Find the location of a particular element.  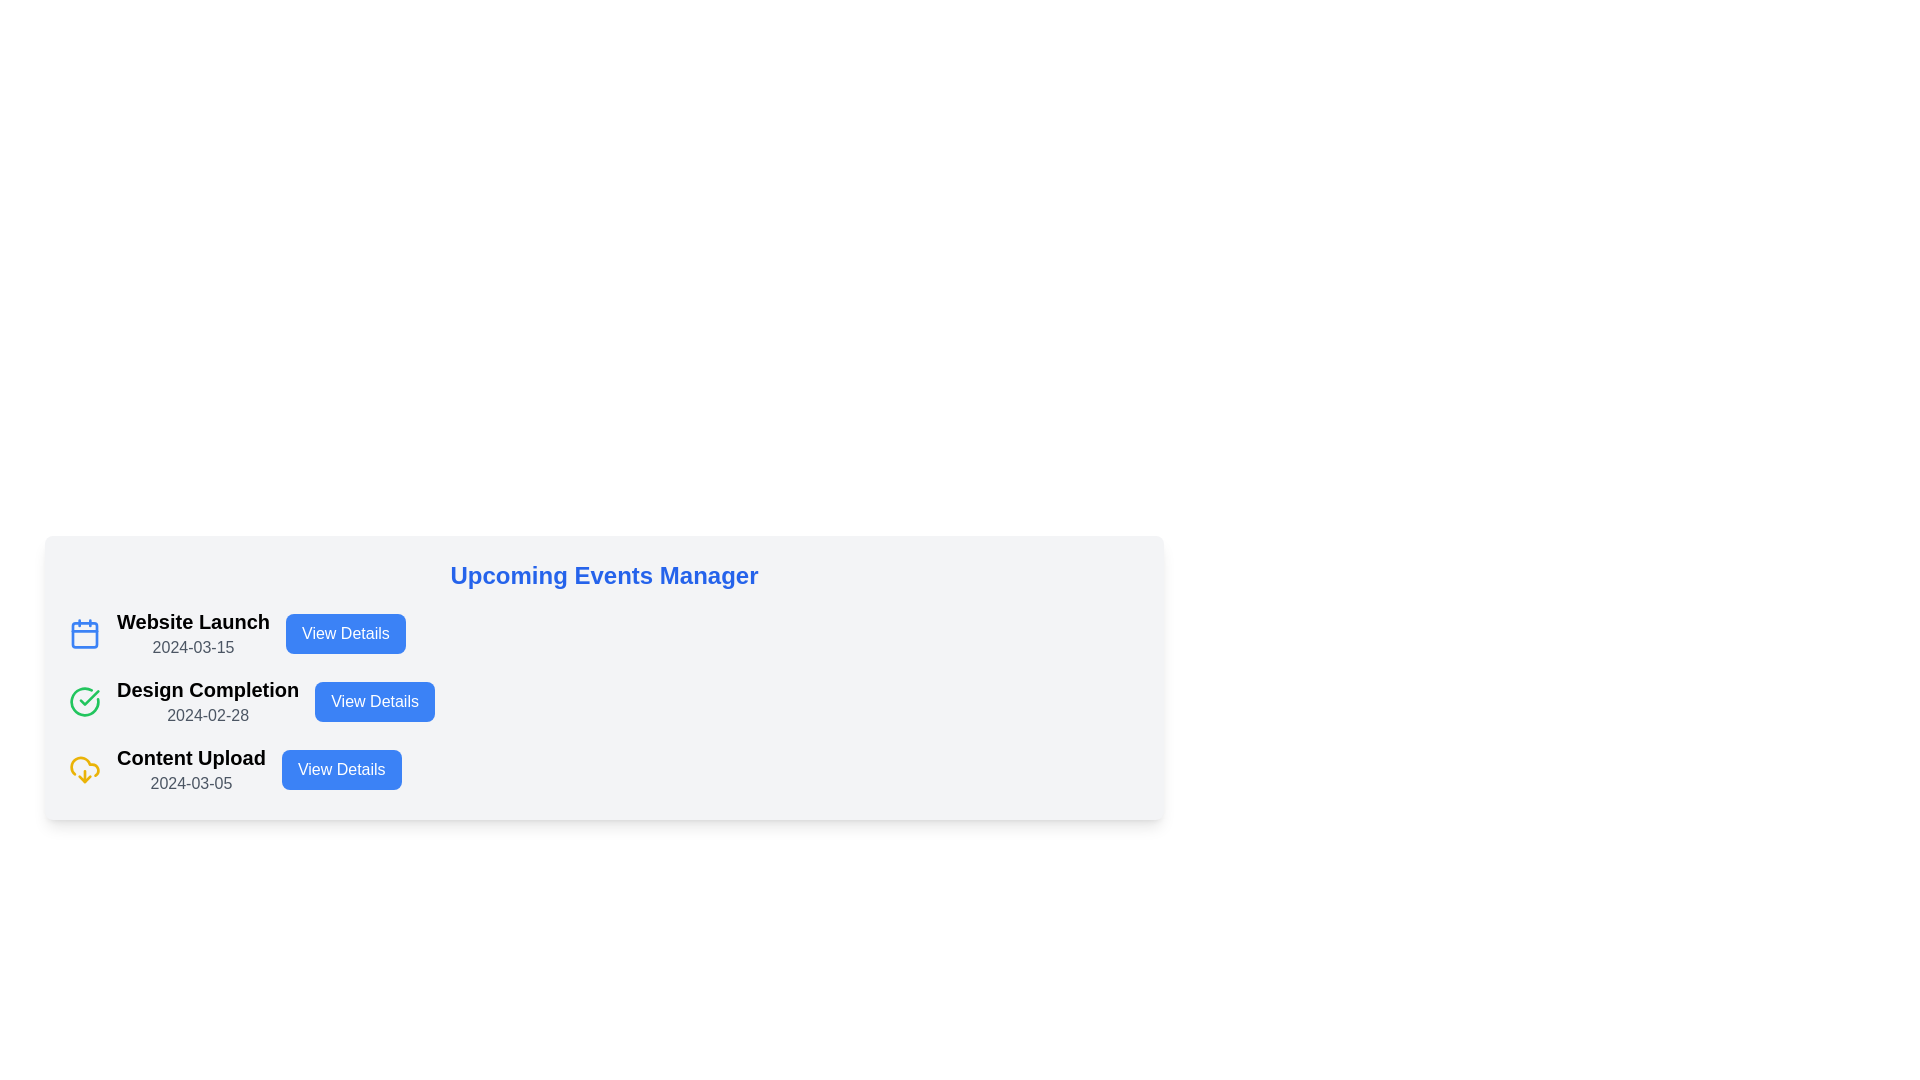

date information displayed in the static text label showing '2024-03-15', which is located beneath the 'Website Launch' title in the 'Upcoming Events Manager' section is located at coordinates (193, 647).